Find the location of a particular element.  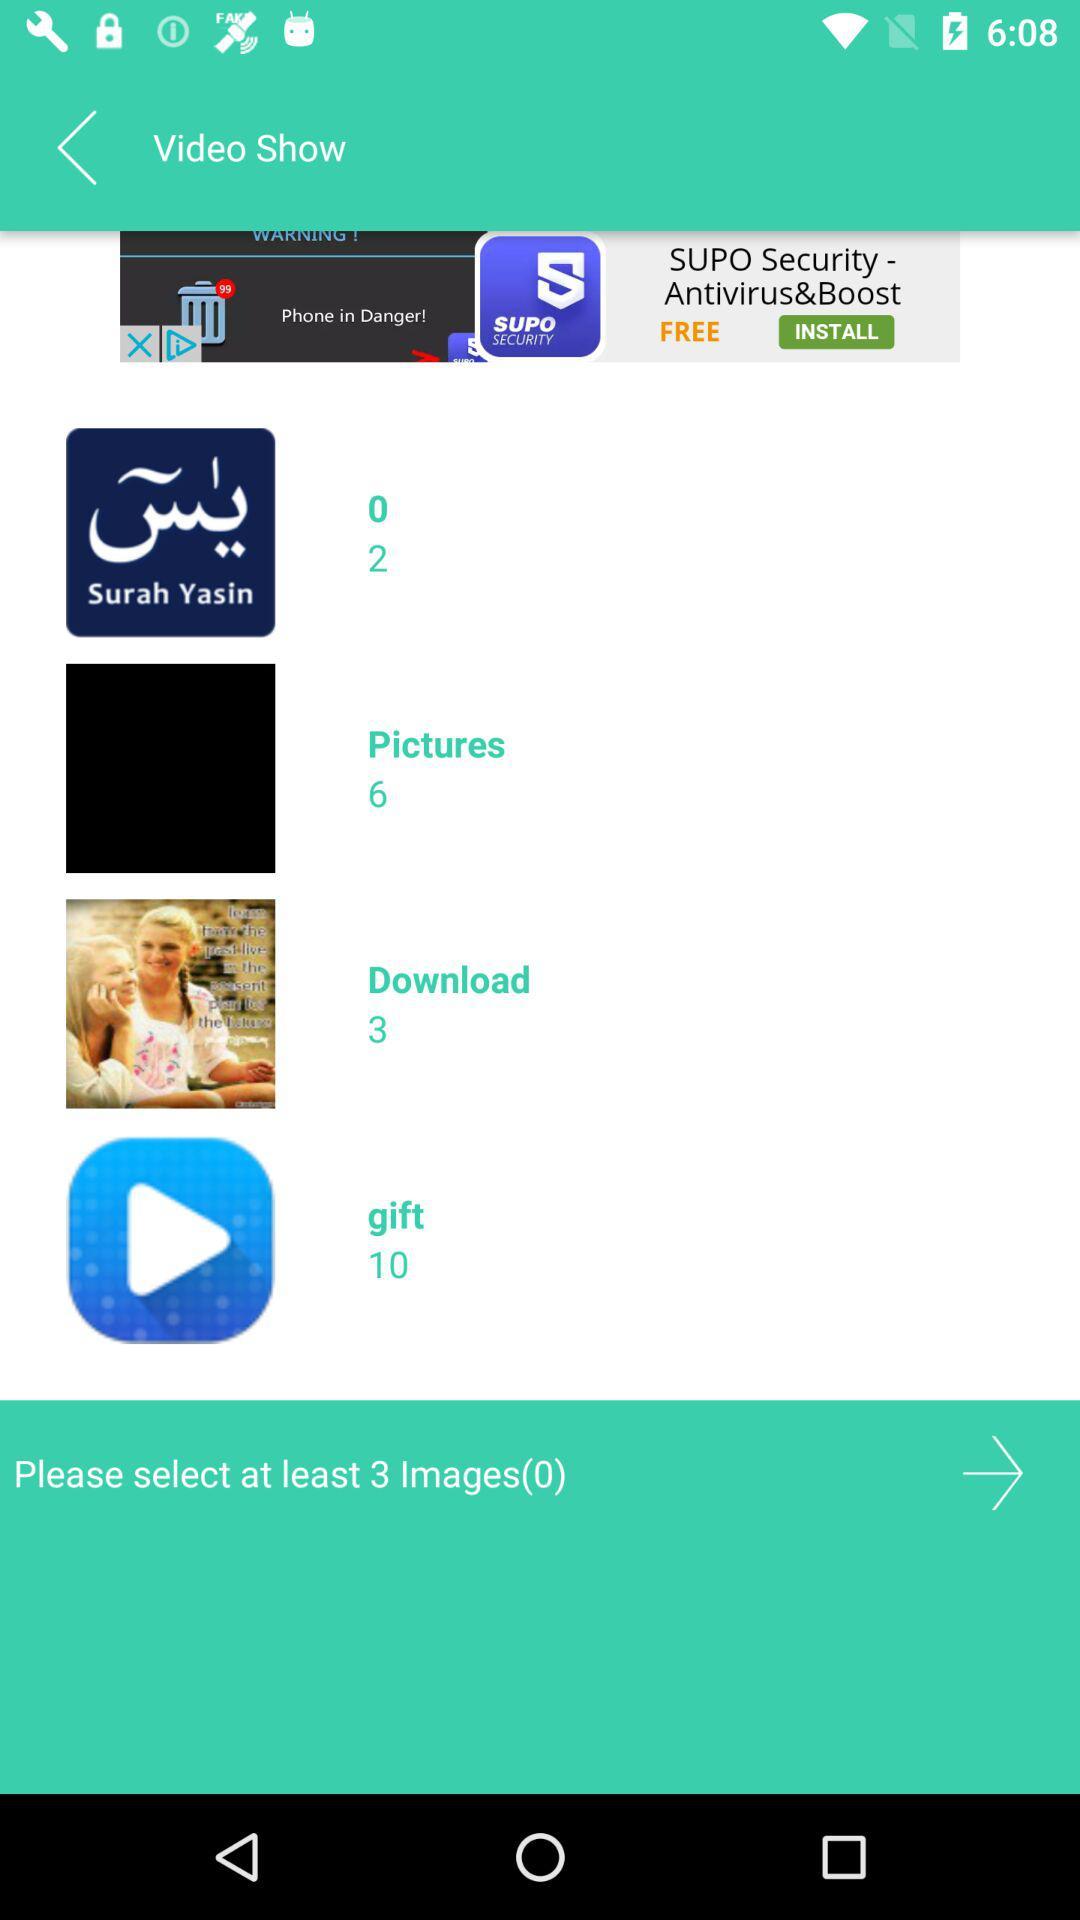

go back is located at coordinates (992, 1473).